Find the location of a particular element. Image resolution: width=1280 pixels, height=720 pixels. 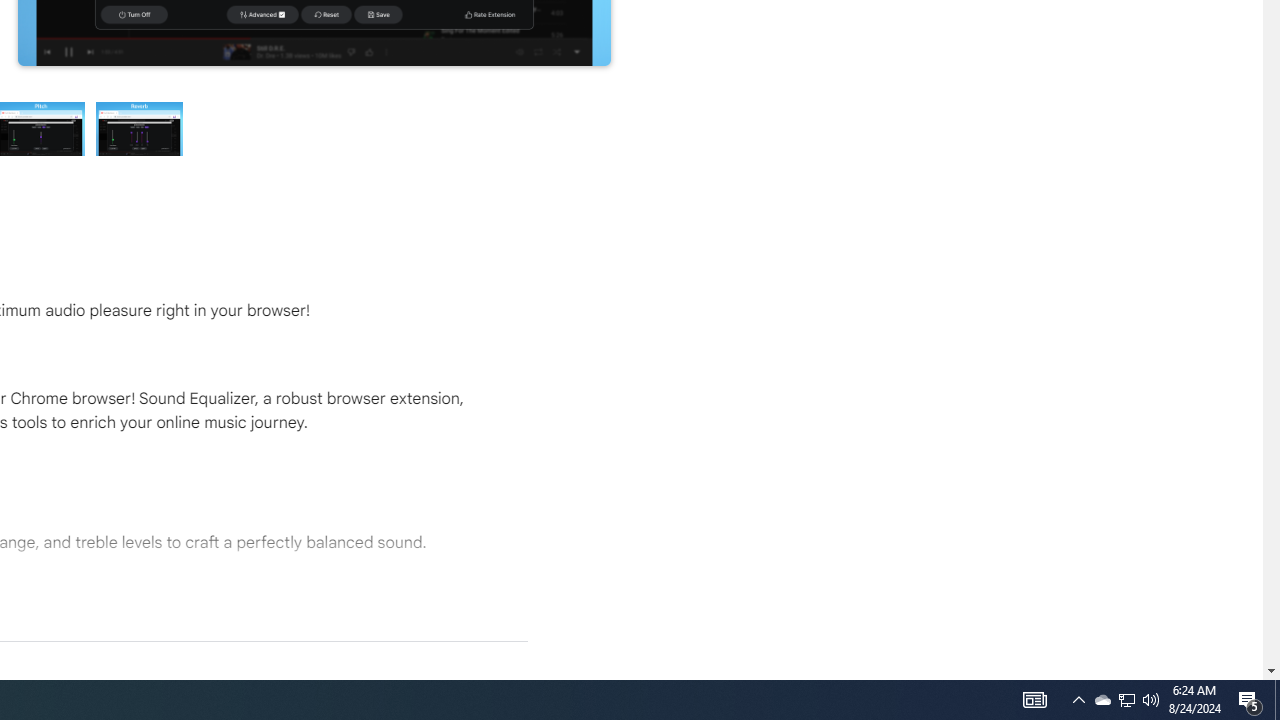

'Preview slide 4' is located at coordinates (139, 128).